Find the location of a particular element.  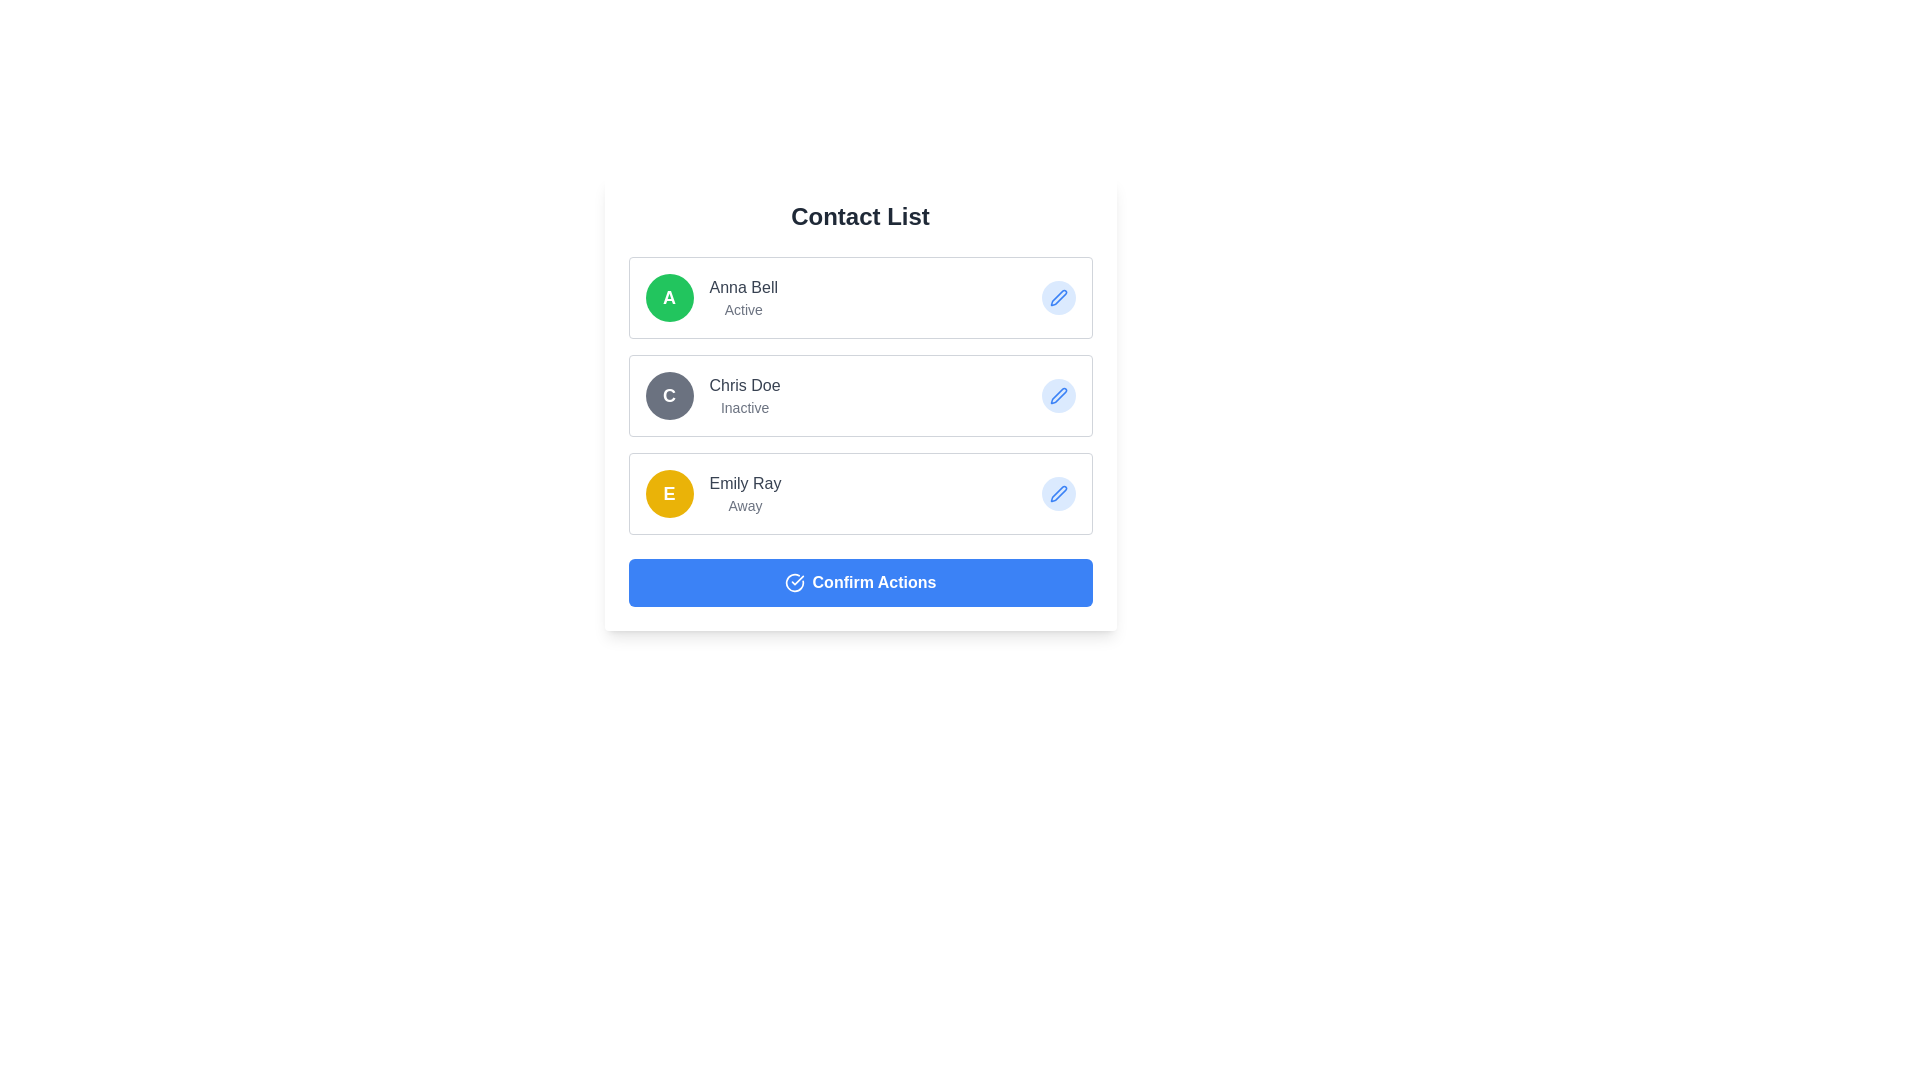

the 'Edit' icon button located in the upper-right area of the first contact item, next to 'Anna Bell' and above the status text 'Active', to initiate editing the contact information is located at coordinates (1057, 297).